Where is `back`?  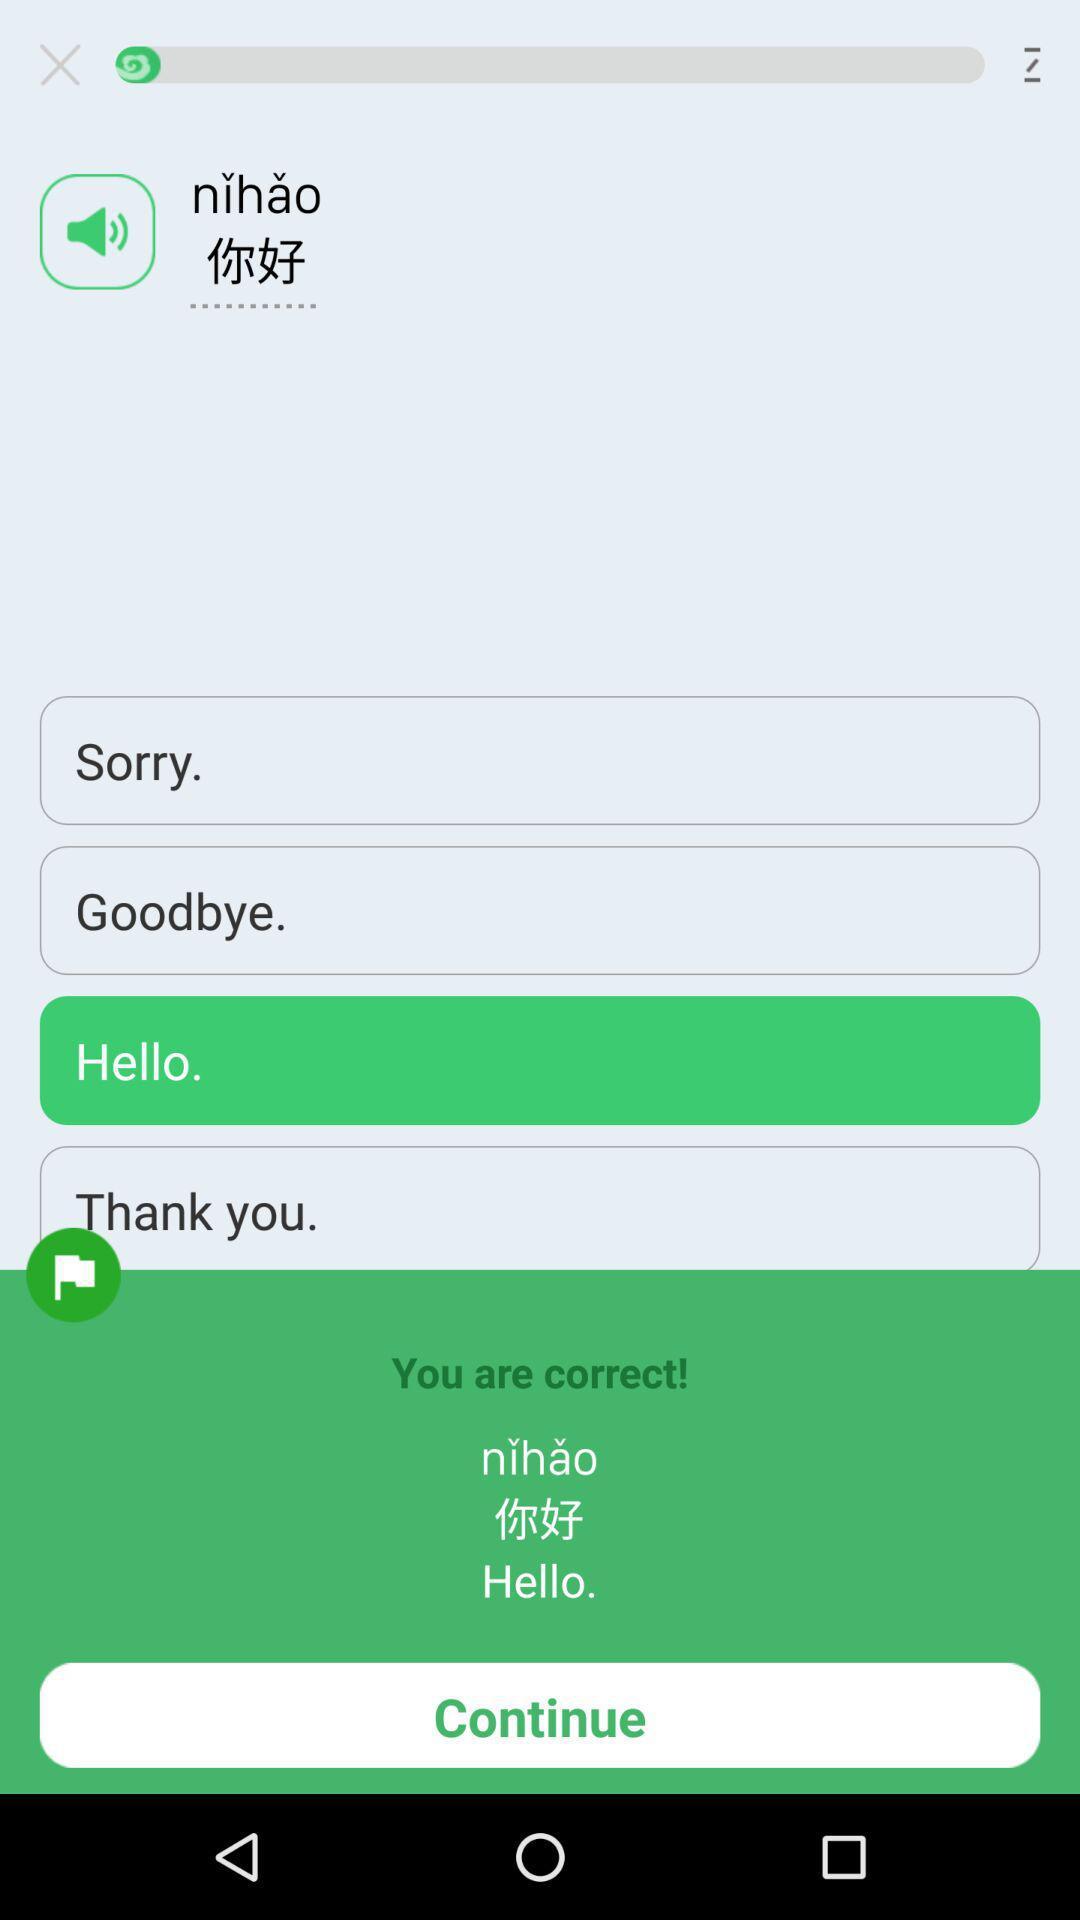 back is located at coordinates (67, 64).